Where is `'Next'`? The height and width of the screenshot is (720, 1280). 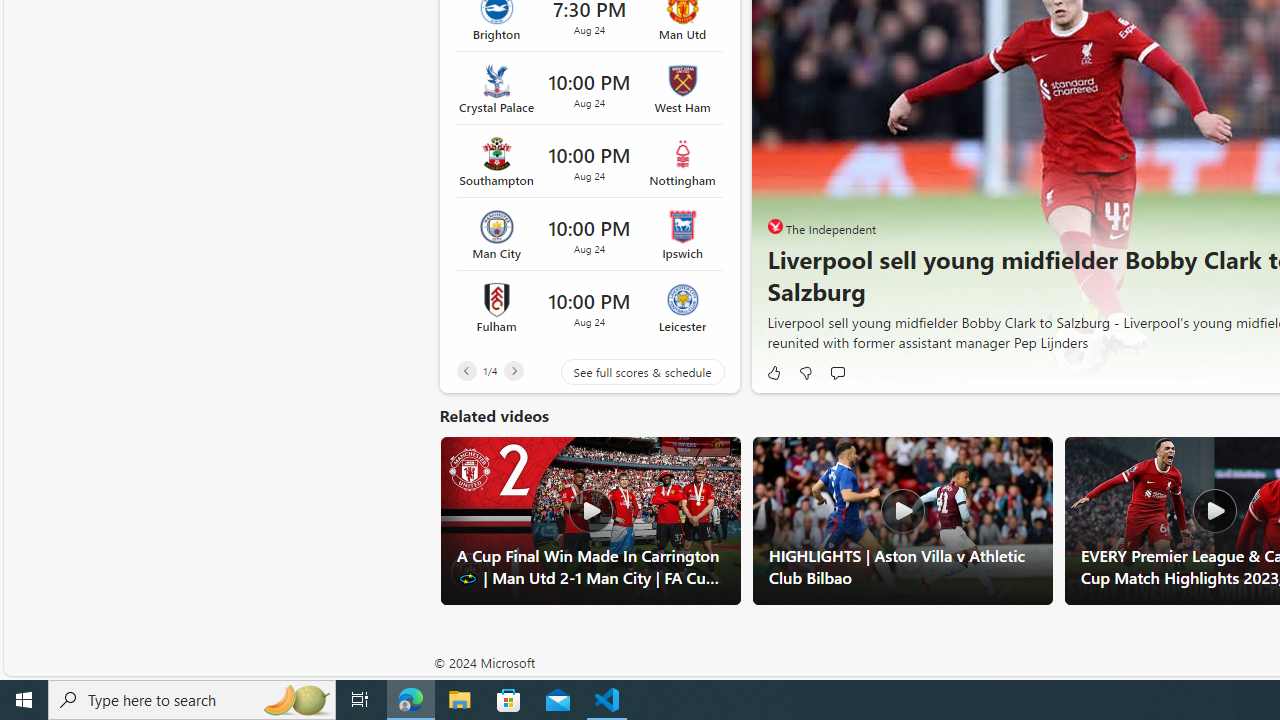 'Next' is located at coordinates (513, 370).